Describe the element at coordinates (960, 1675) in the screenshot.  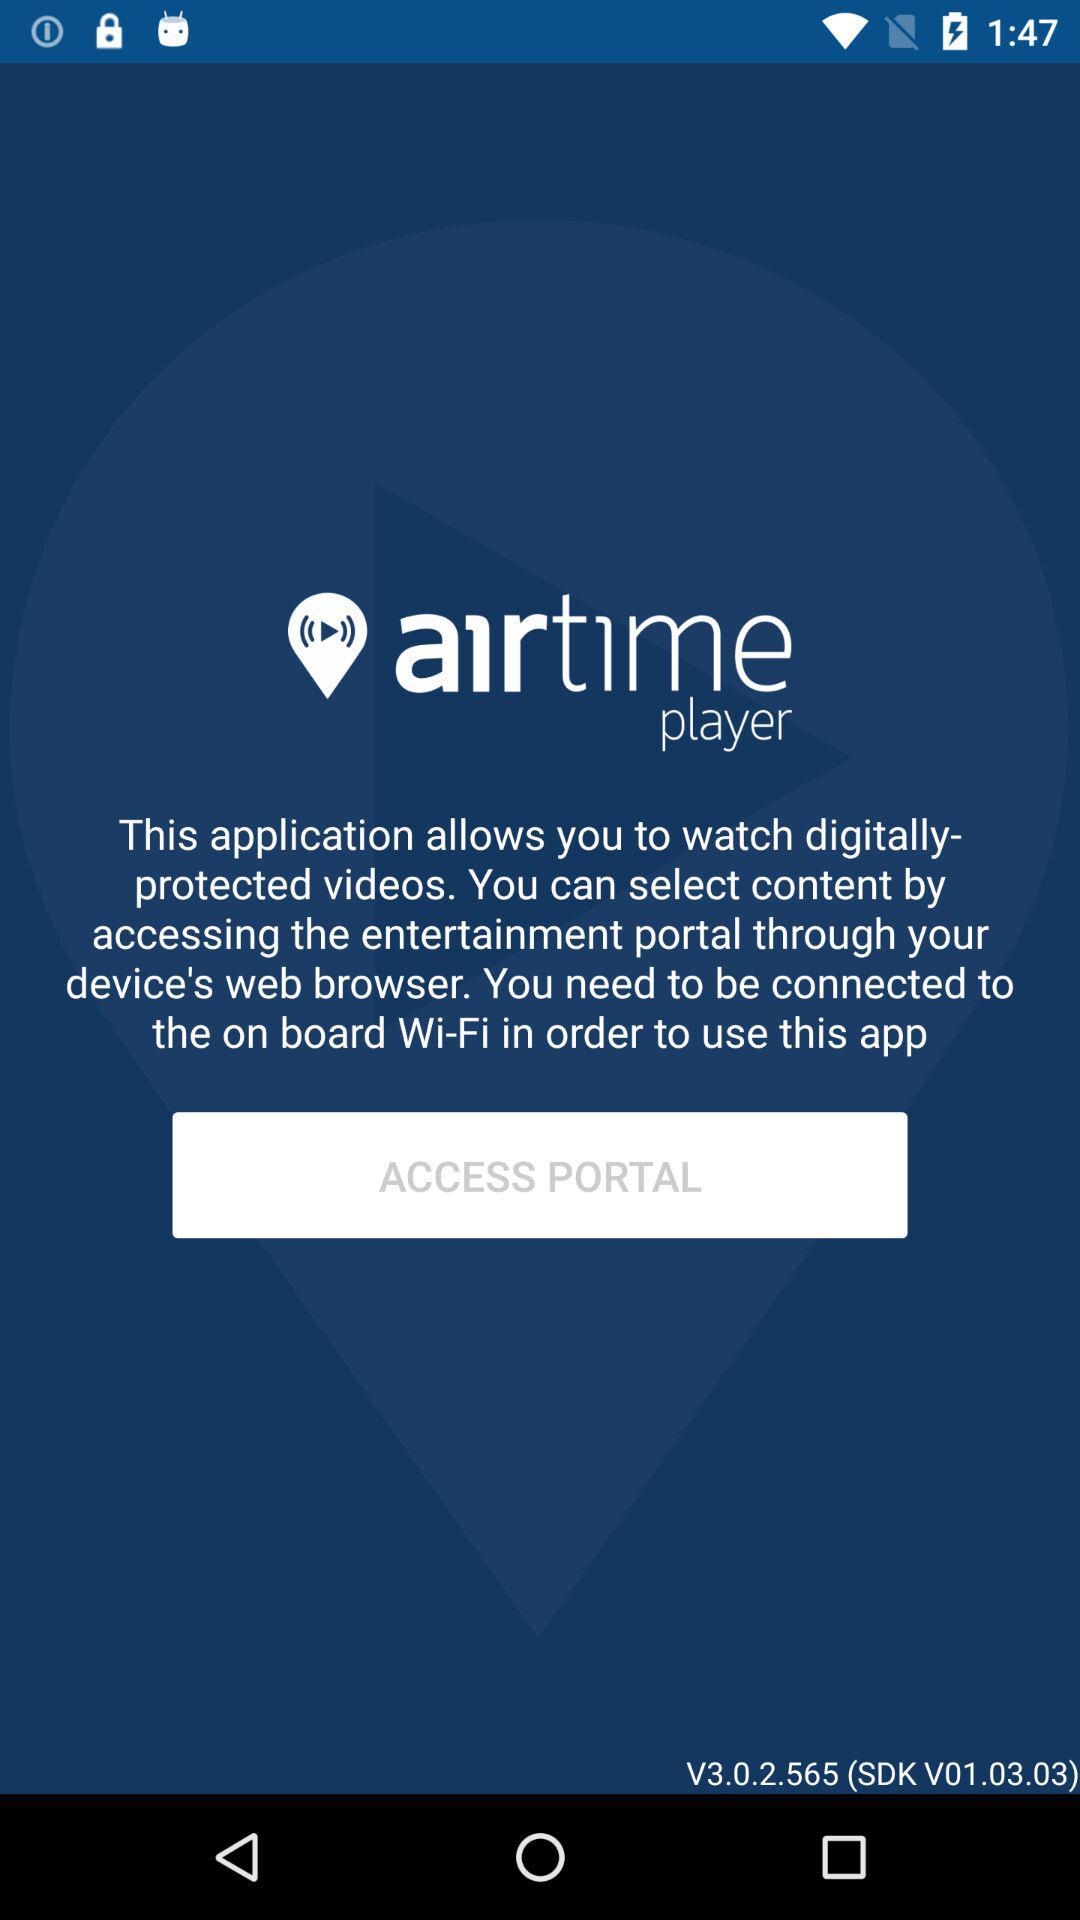
I see `icon below access portal item` at that location.